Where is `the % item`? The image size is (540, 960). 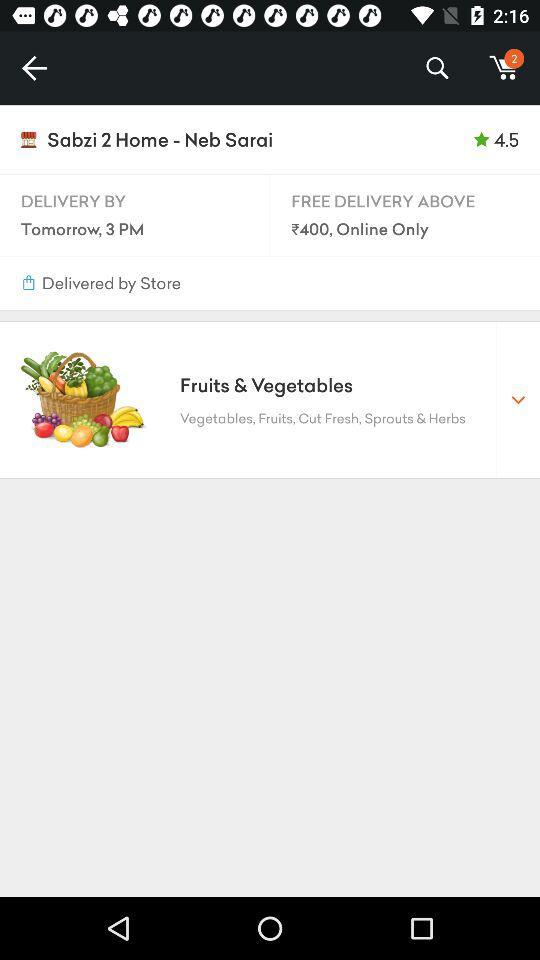
the % item is located at coordinates (436, 68).